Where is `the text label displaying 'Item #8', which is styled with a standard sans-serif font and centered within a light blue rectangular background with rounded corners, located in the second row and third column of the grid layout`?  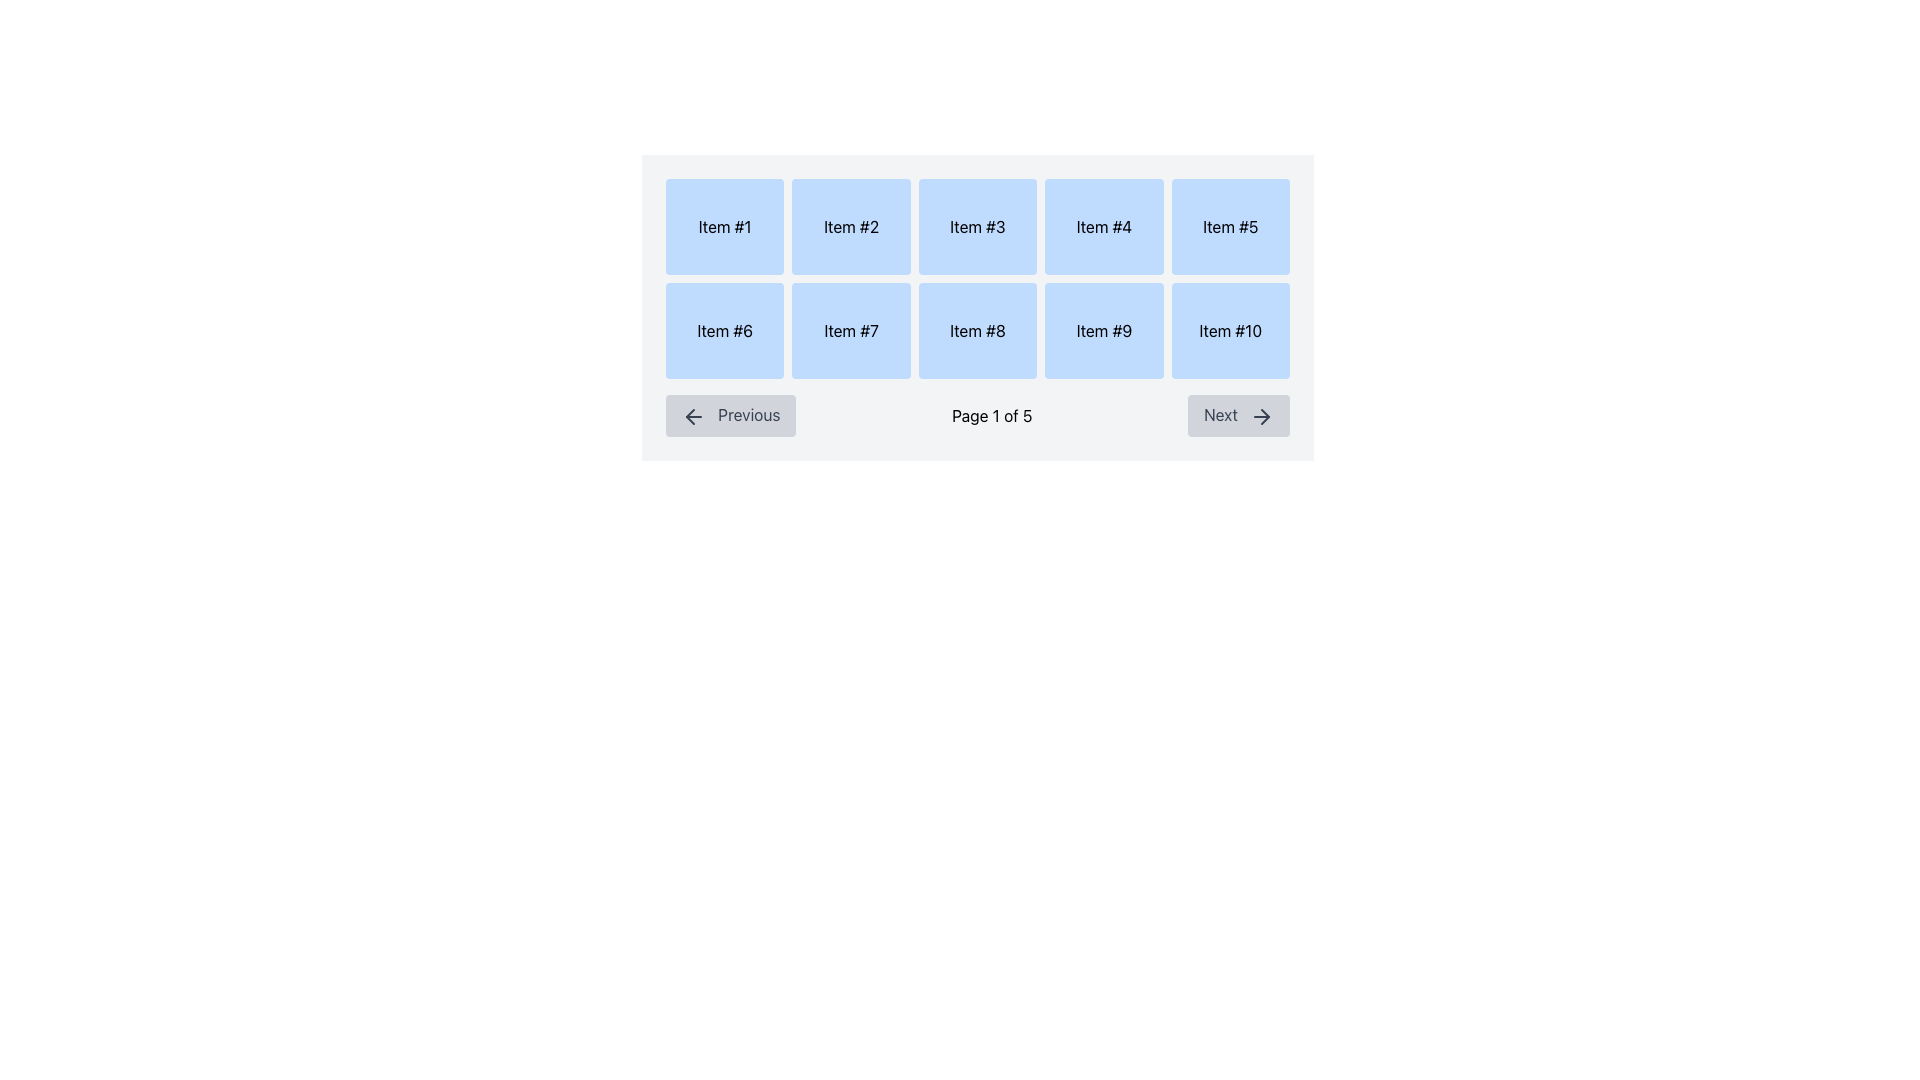 the text label displaying 'Item #8', which is styled with a standard sans-serif font and centered within a light blue rectangular background with rounded corners, located in the second row and third column of the grid layout is located at coordinates (978, 330).